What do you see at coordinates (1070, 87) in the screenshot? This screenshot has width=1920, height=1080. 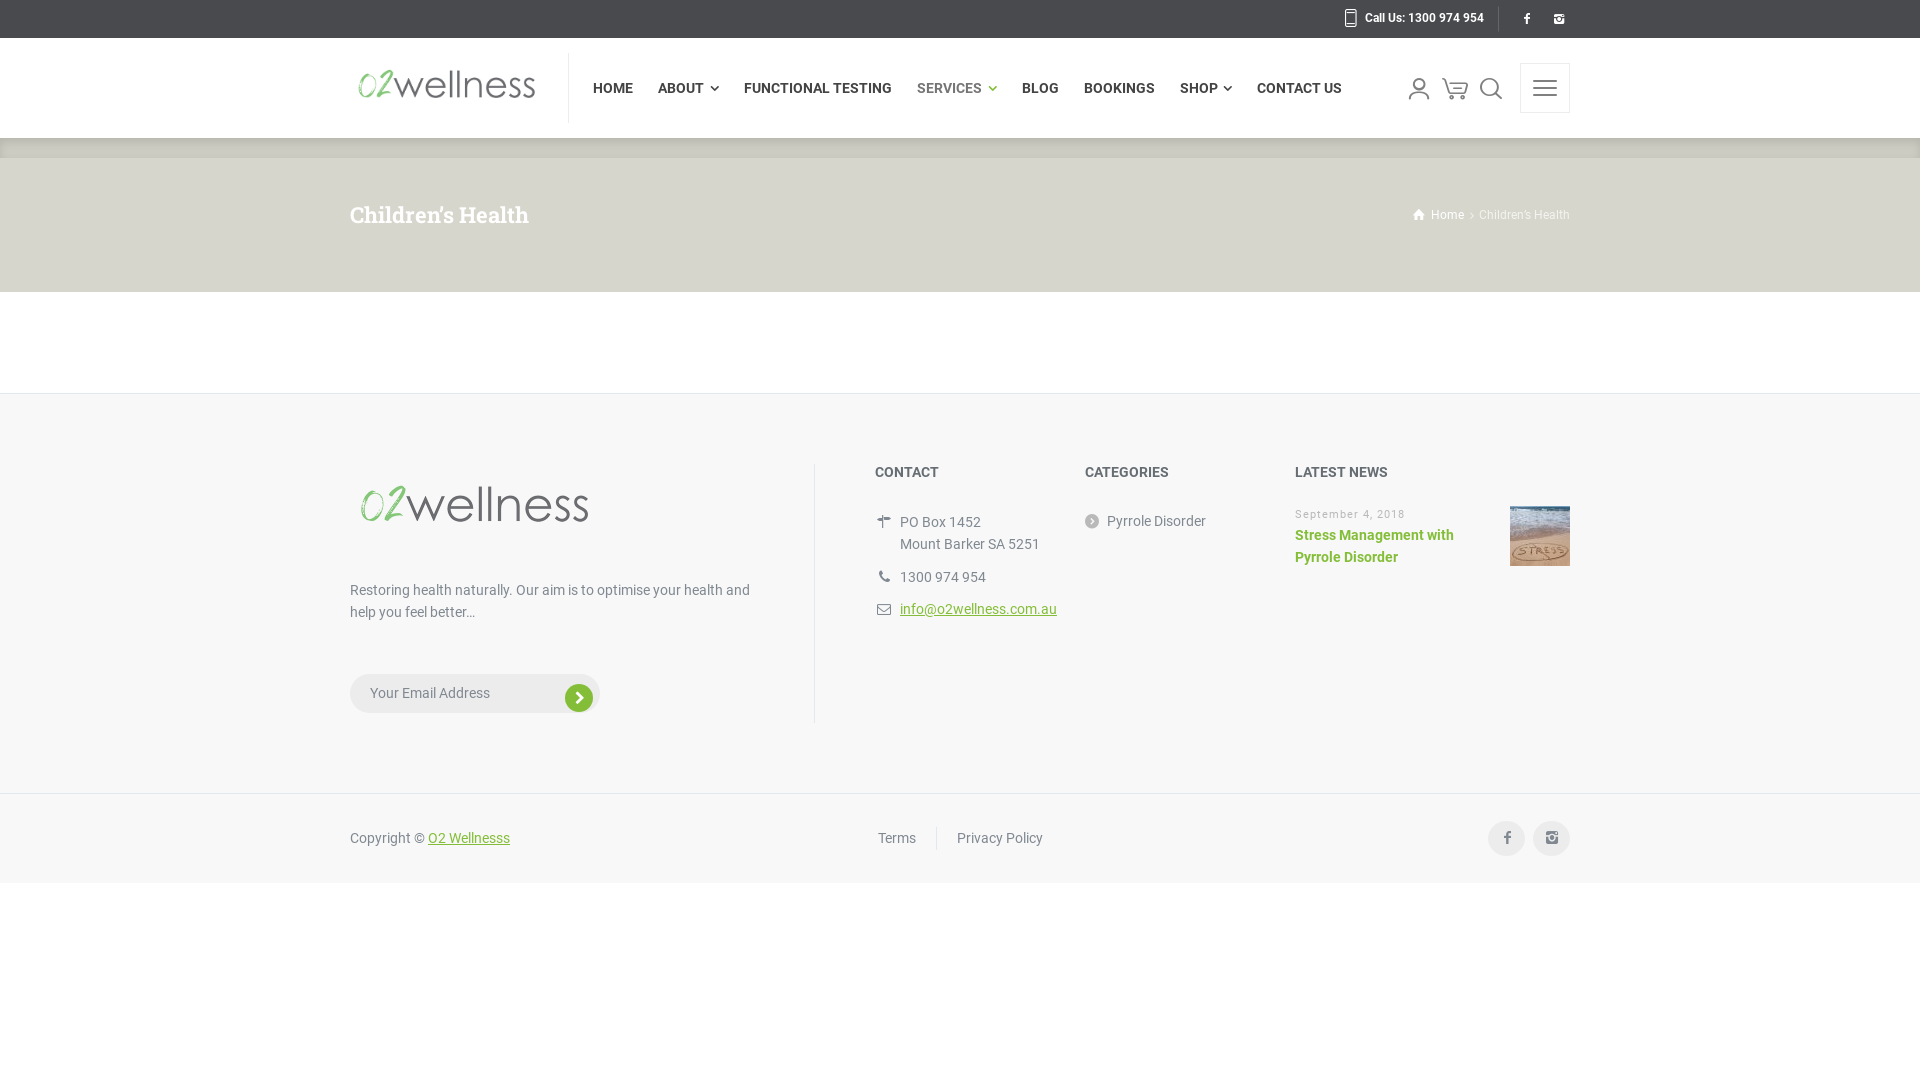 I see `'BOOKINGS'` at bounding box center [1070, 87].